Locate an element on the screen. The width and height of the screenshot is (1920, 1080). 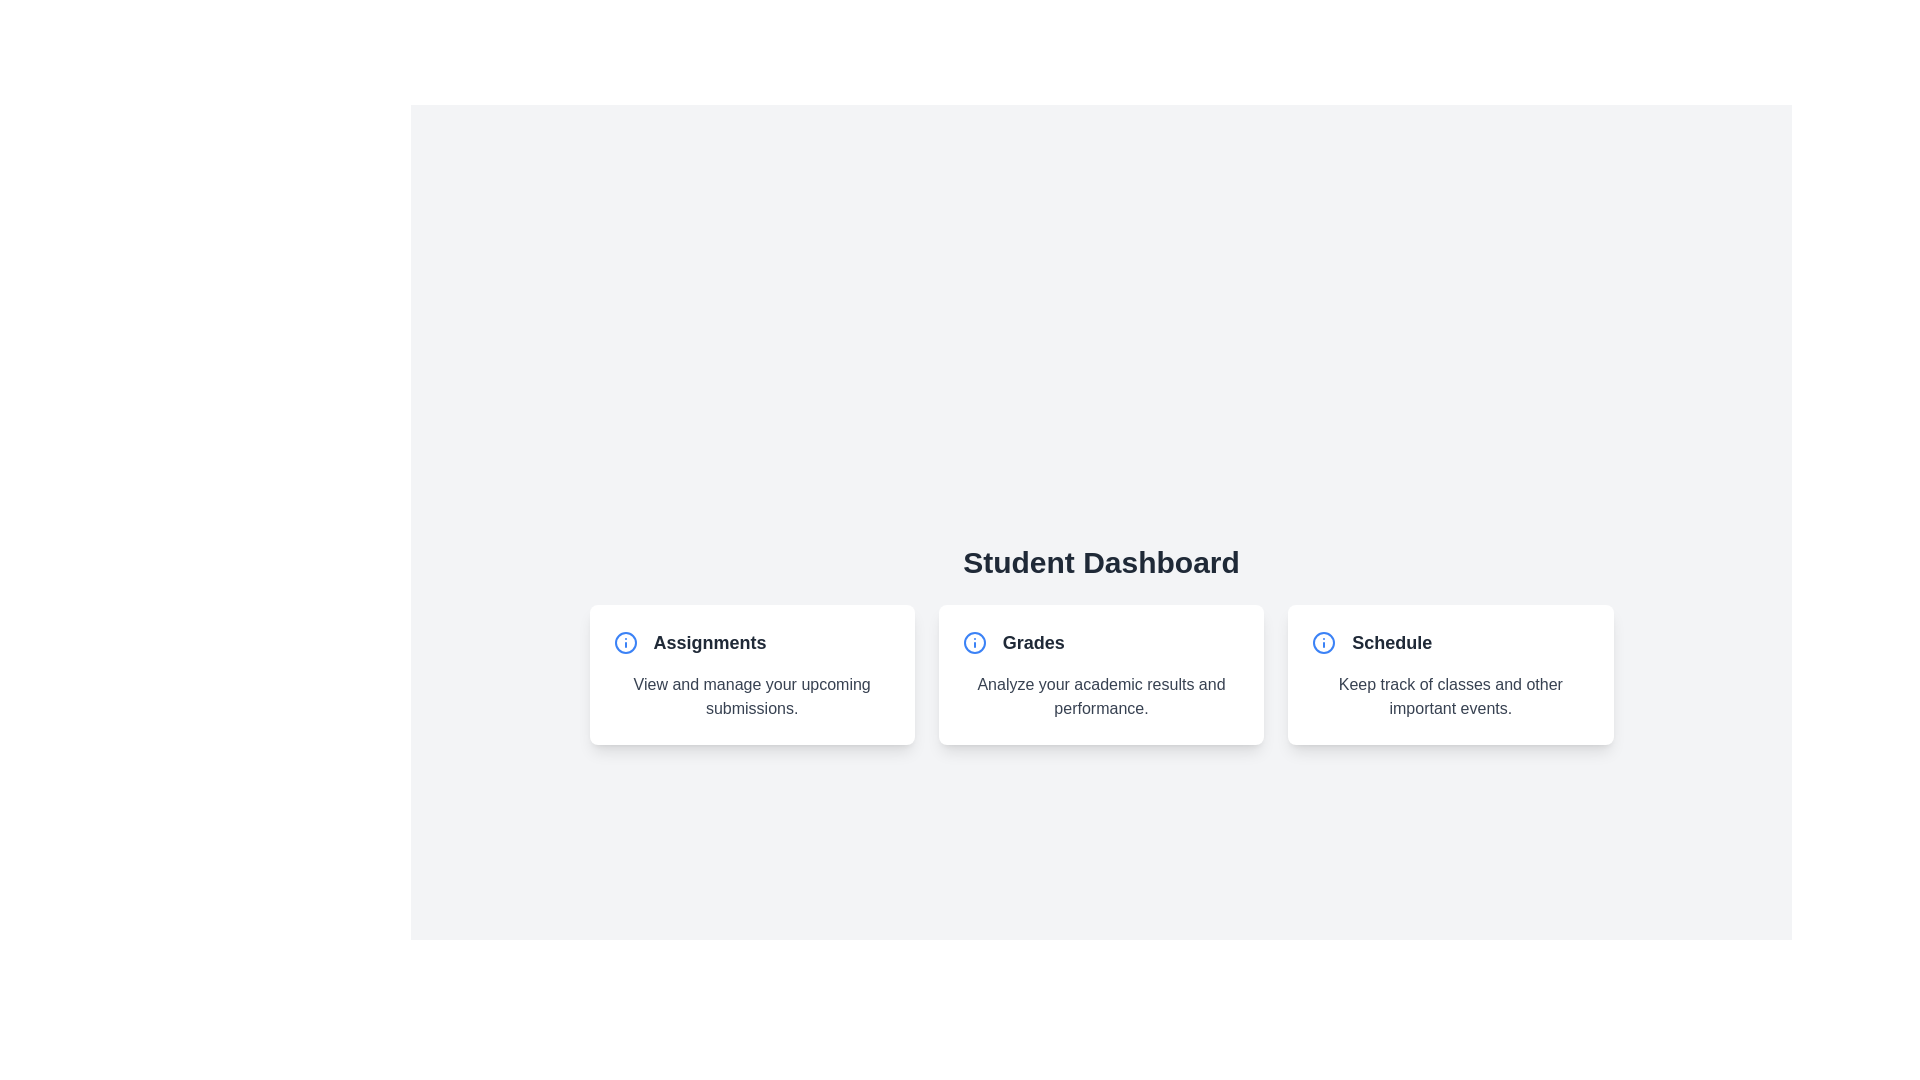
the static informative text that reads 'Analyze your academic results and performance.' which is styled in gray and located below the 'Grades' heading in the card layout is located at coordinates (1100, 696).